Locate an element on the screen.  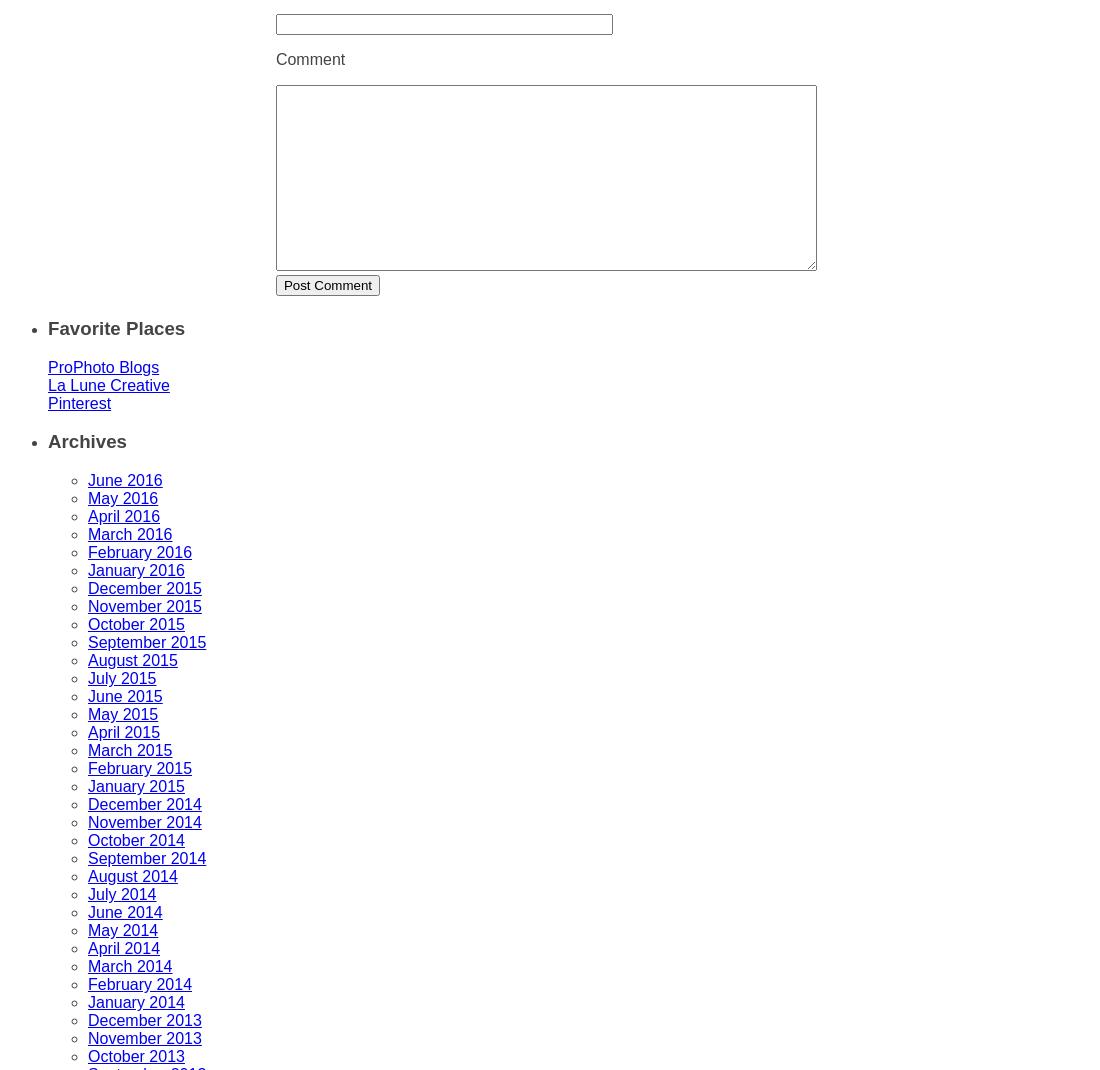
'June 2014' is located at coordinates (124, 911).